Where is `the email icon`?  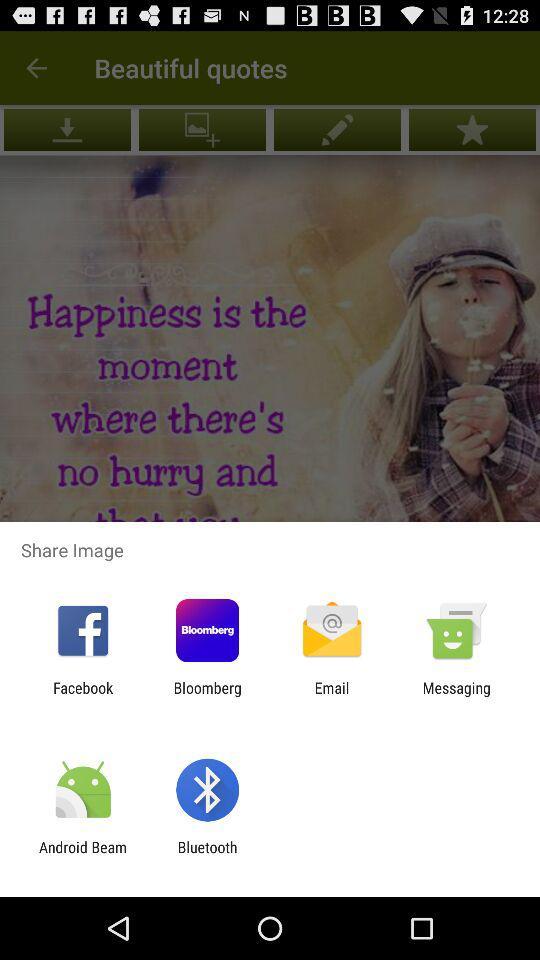 the email icon is located at coordinates (332, 696).